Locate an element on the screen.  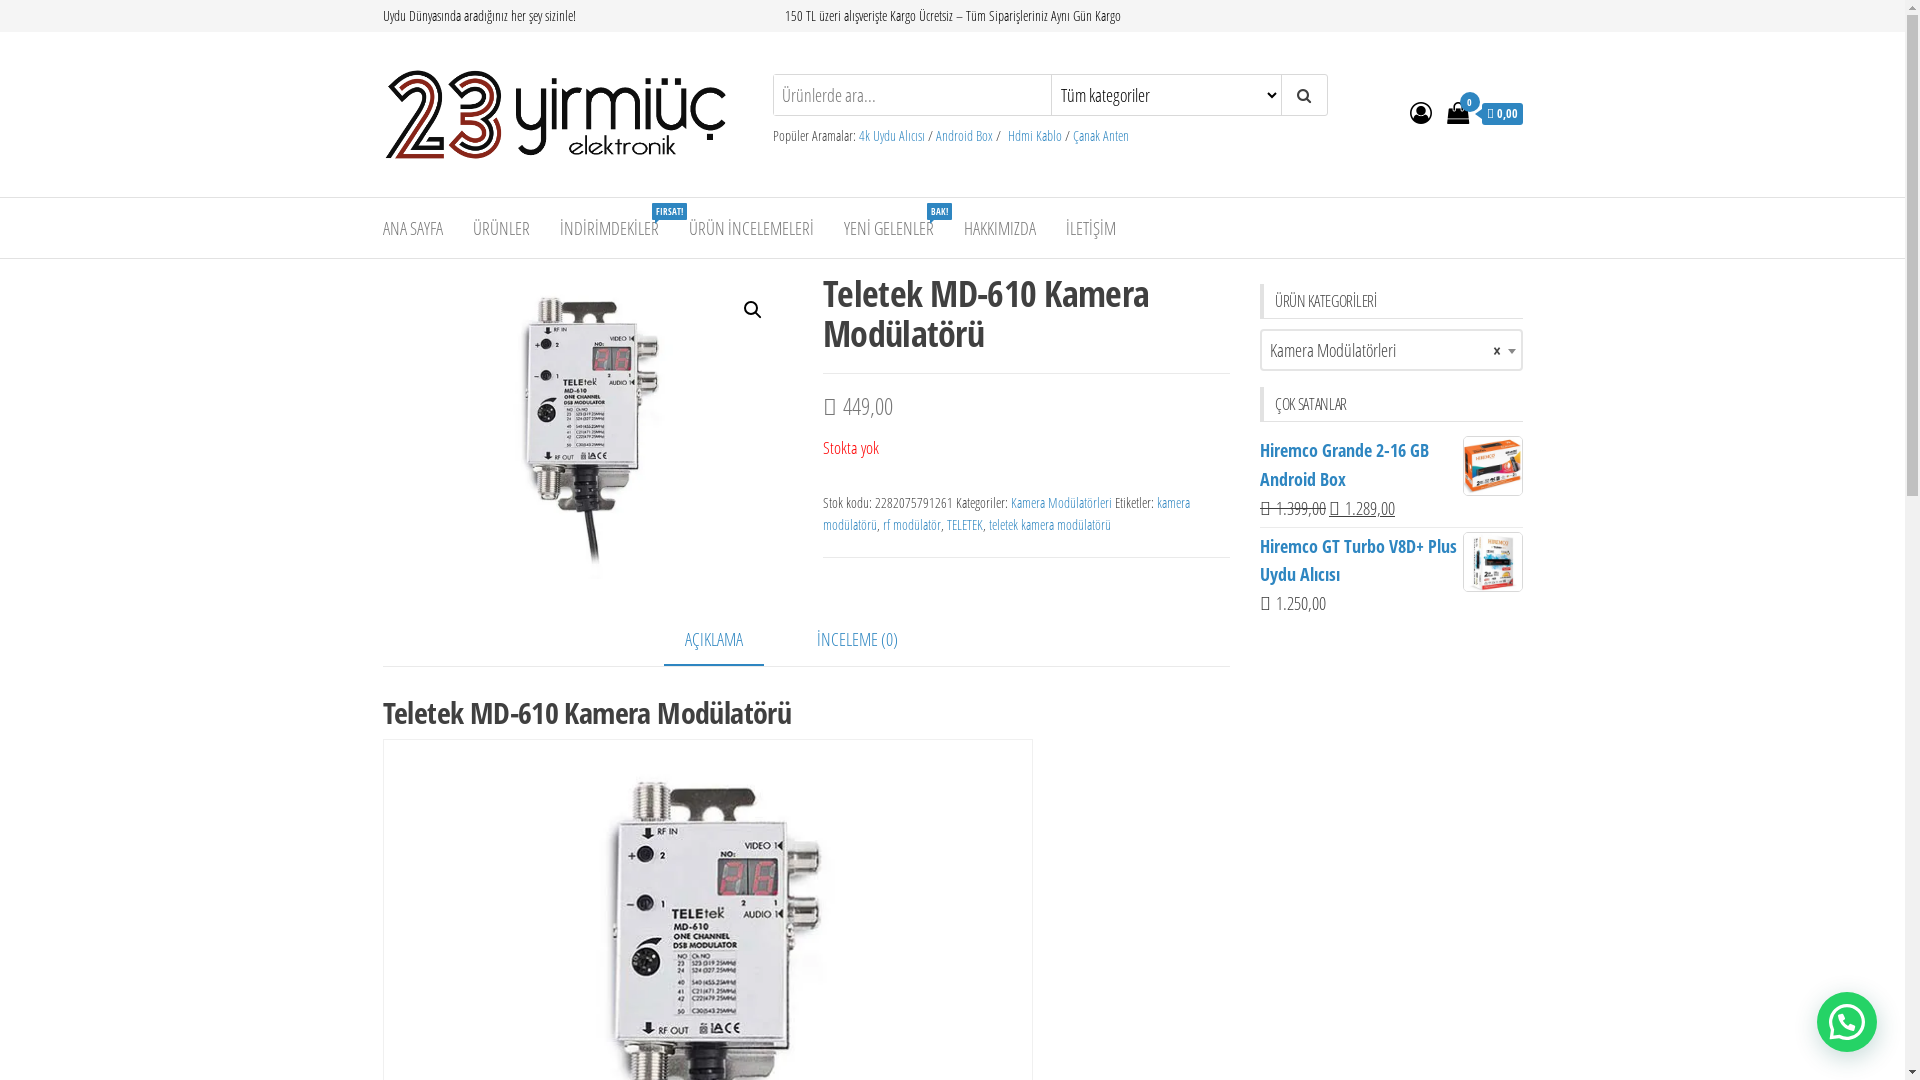
'TELETEK' is located at coordinates (964, 523).